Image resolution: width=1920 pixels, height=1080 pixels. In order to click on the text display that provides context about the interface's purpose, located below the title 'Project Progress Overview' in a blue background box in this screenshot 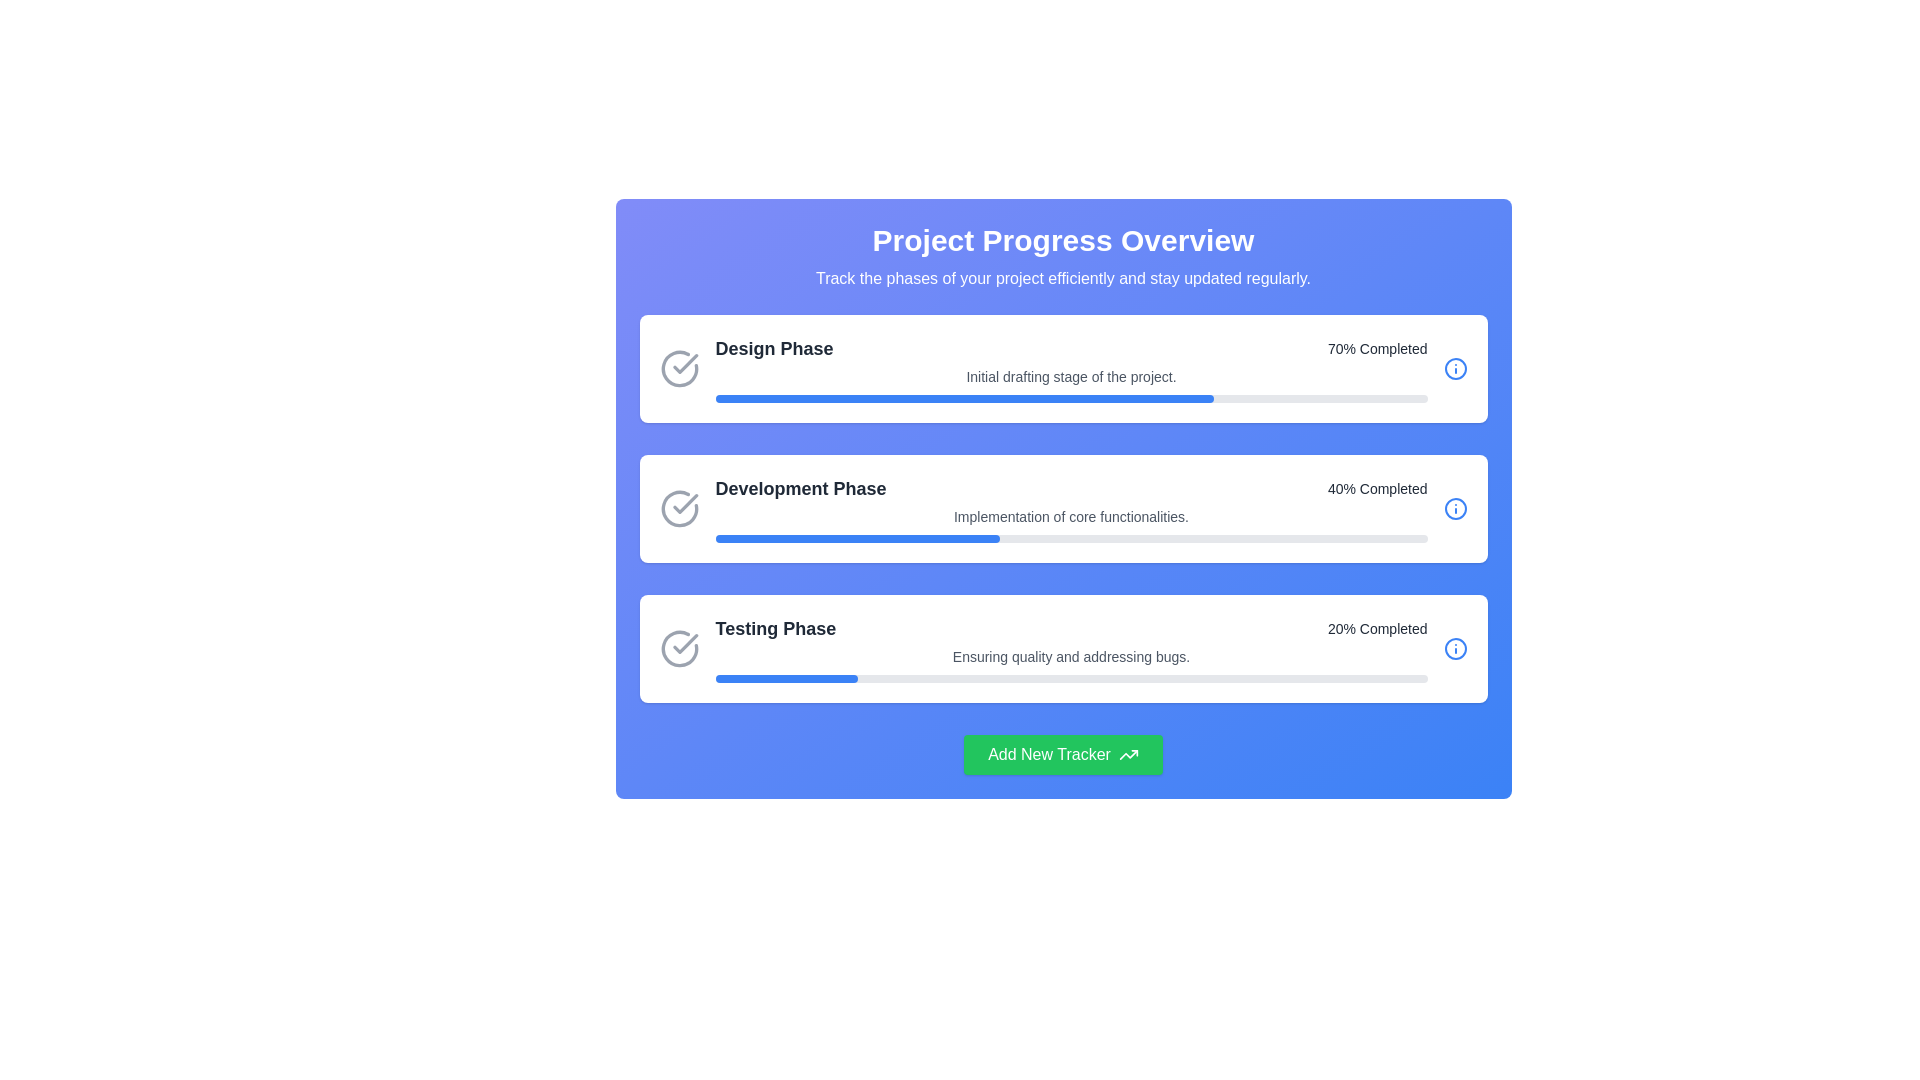, I will do `click(1062, 278)`.